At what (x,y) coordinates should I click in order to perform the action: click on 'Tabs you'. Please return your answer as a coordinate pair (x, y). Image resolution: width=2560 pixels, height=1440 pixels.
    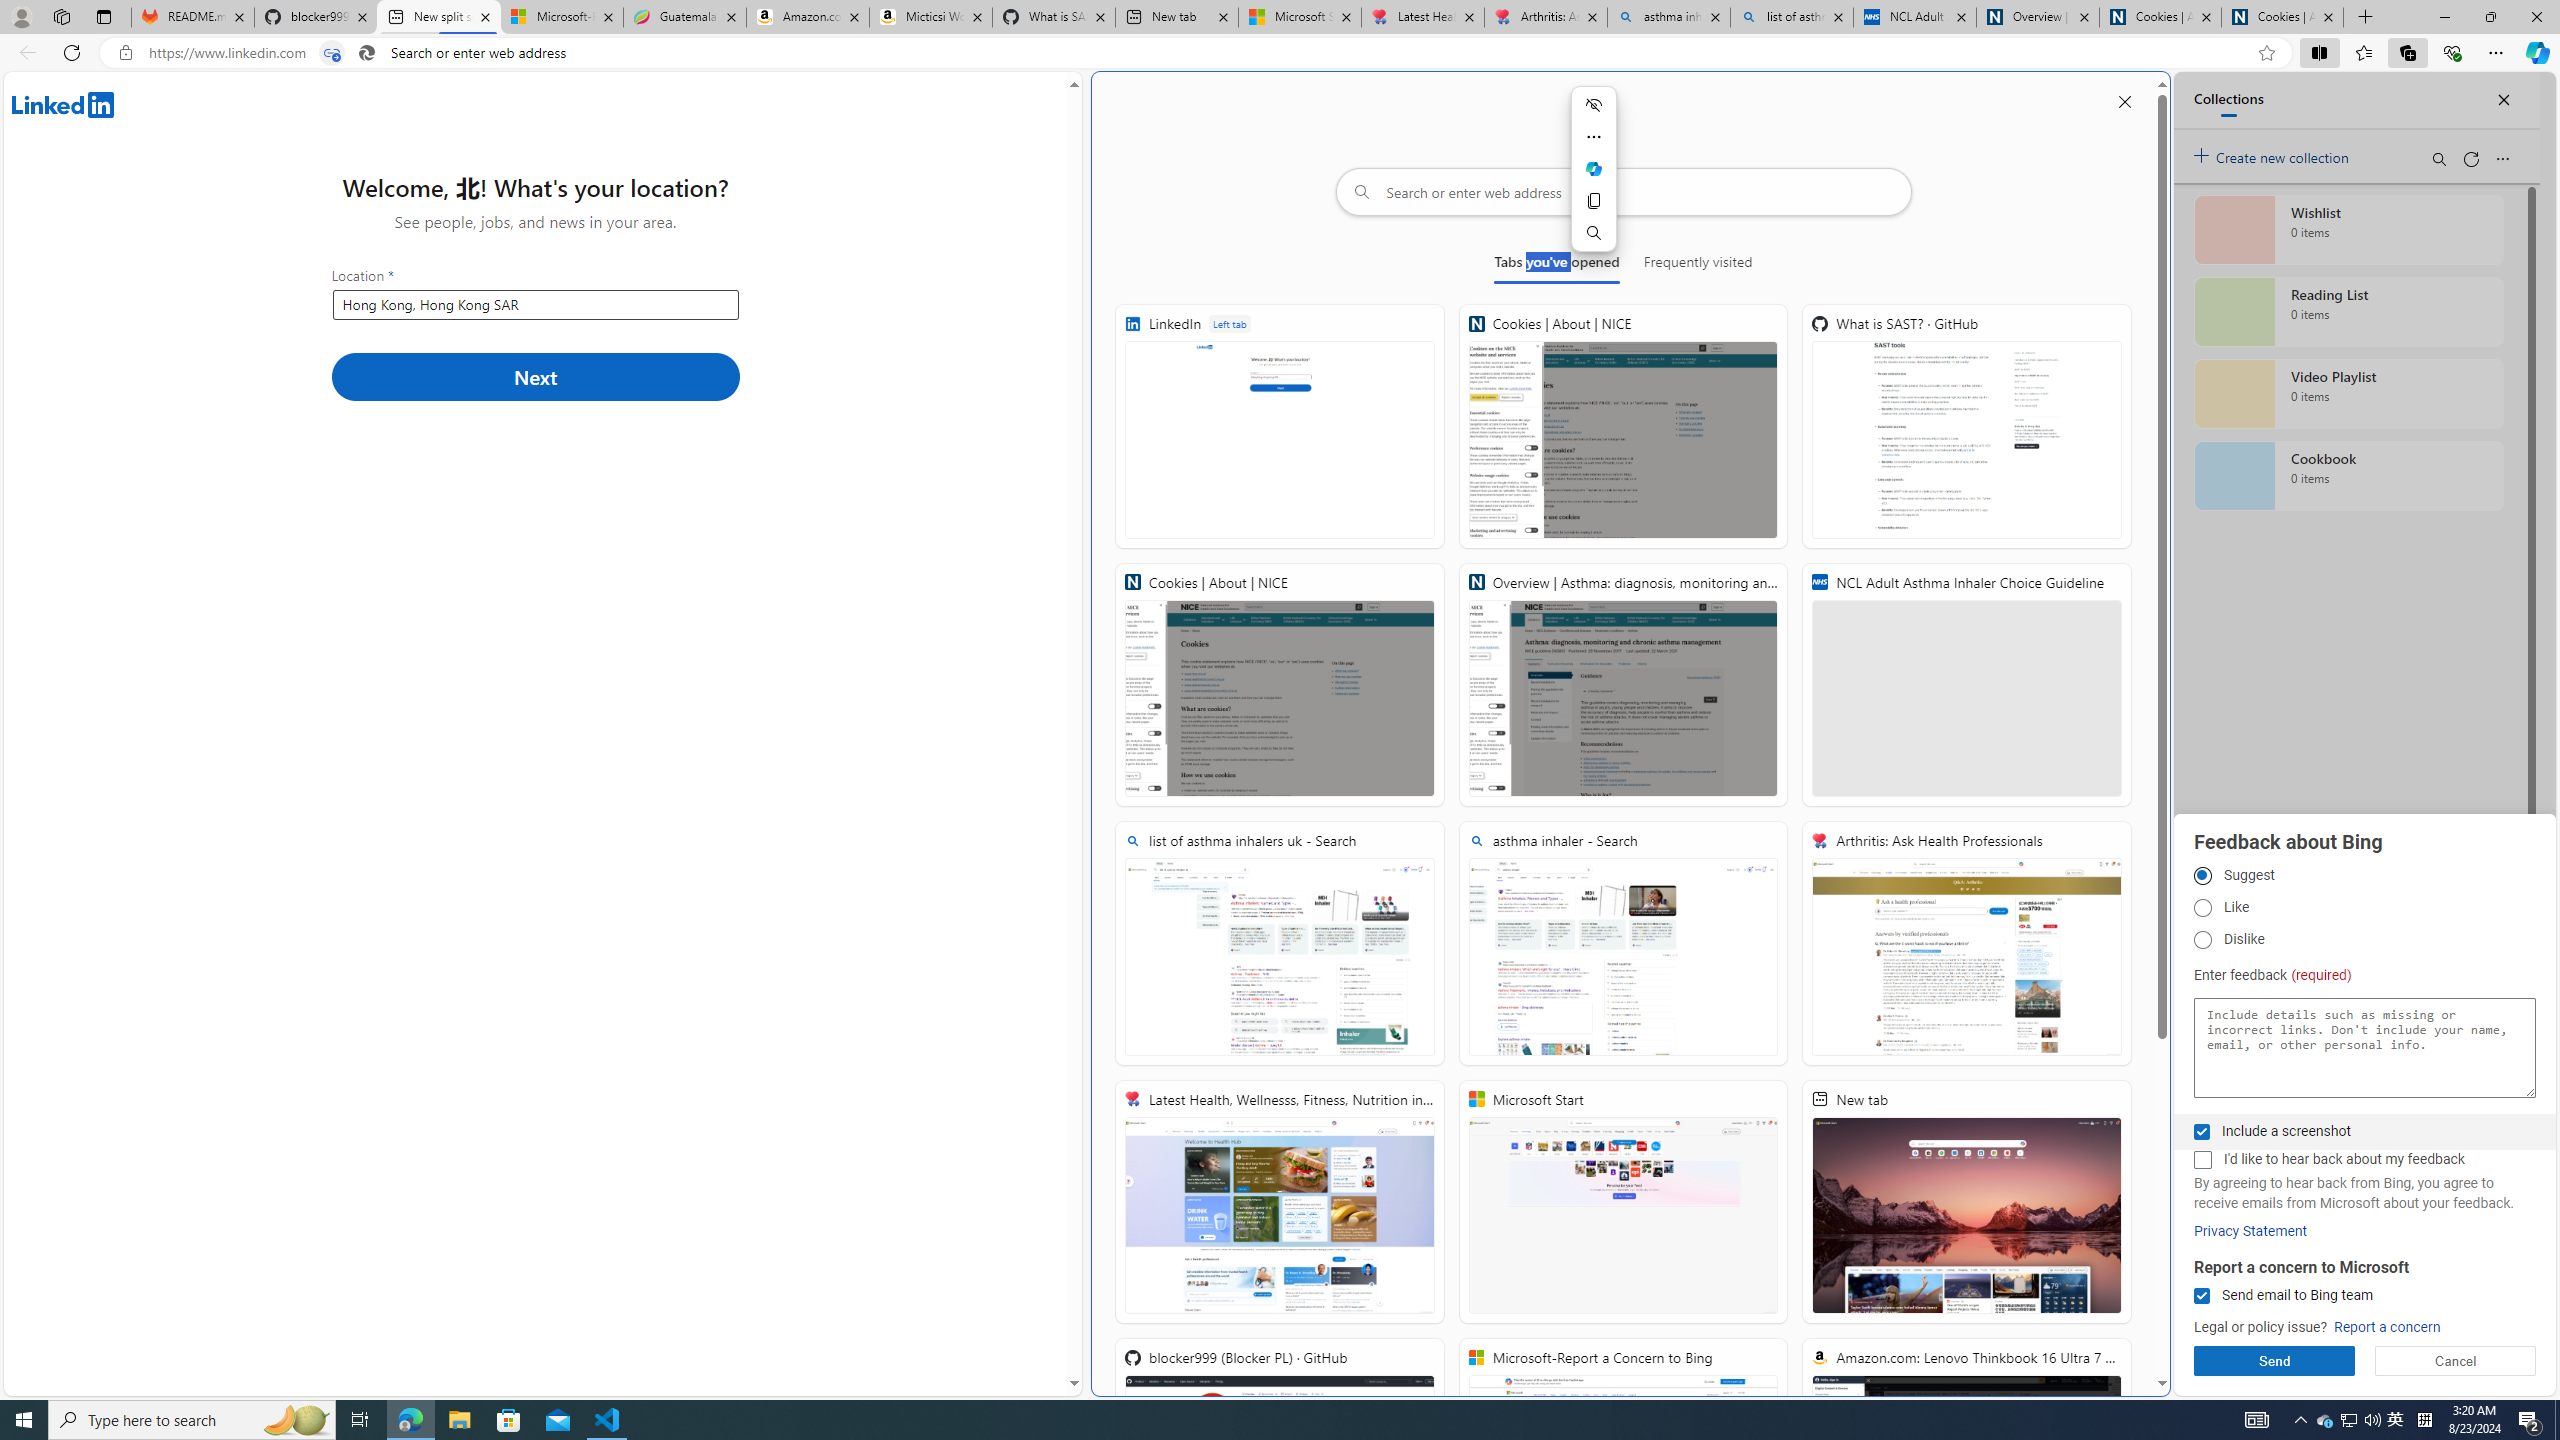
    Looking at the image, I should click on (1557, 265).